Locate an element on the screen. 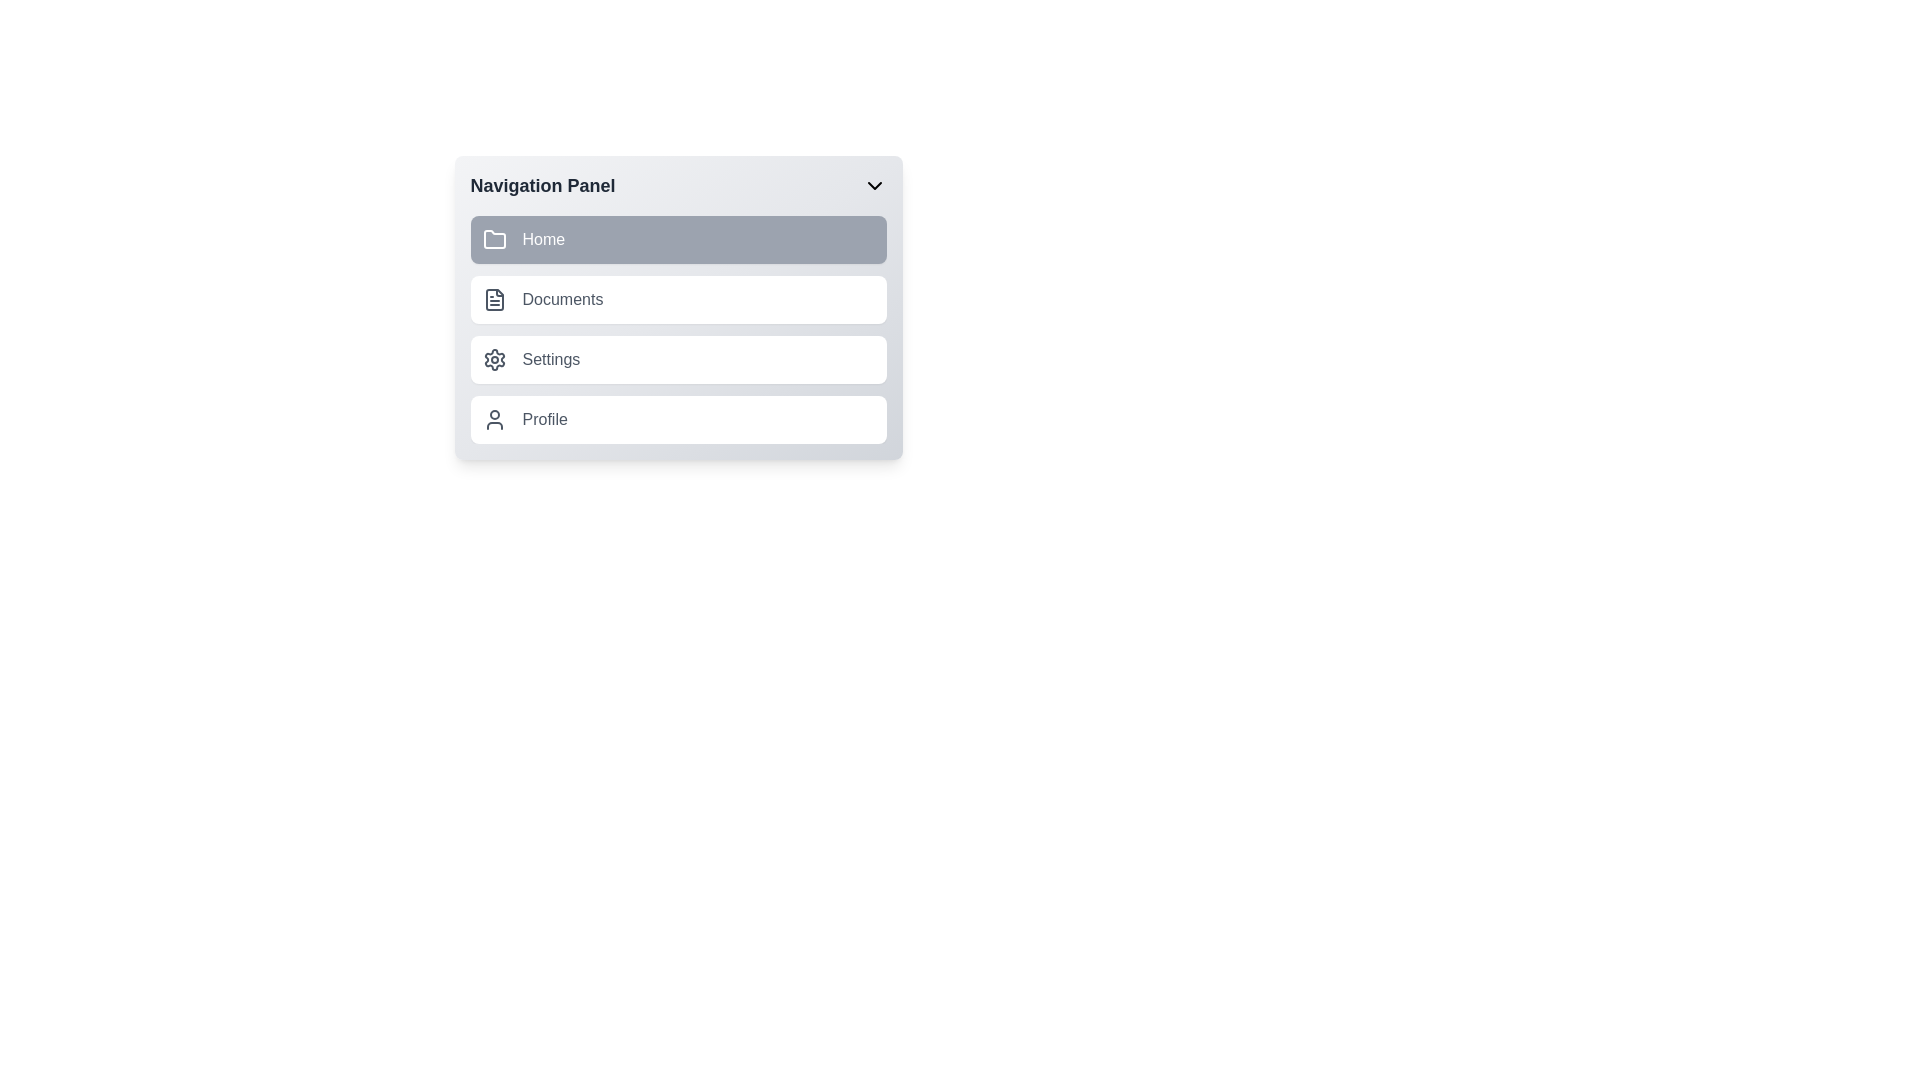  the first navigational button in the vertical list to provide visual feedback before redirecting to the 'Home' section is located at coordinates (678, 238).